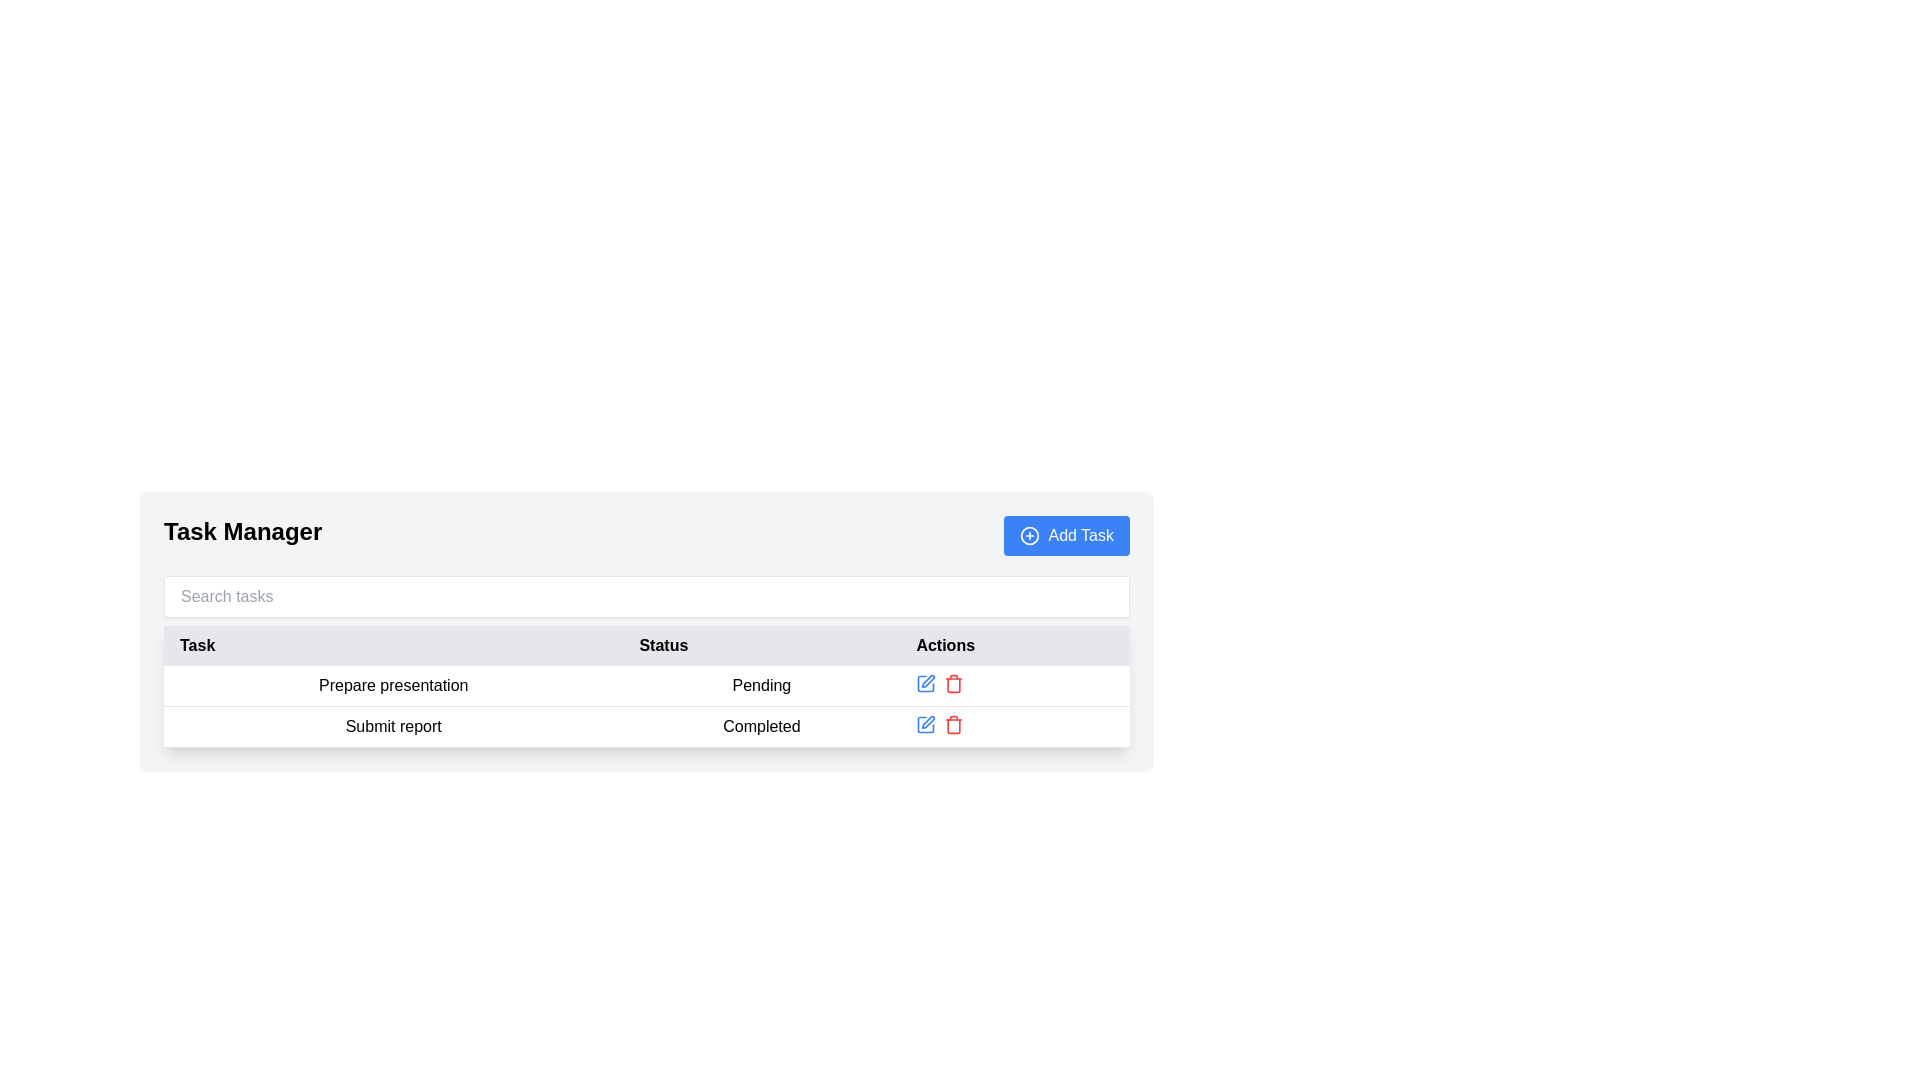 This screenshot has width=1920, height=1080. Describe the element at coordinates (647, 685) in the screenshot. I see `the first interactive row in the Task Manager table` at that location.